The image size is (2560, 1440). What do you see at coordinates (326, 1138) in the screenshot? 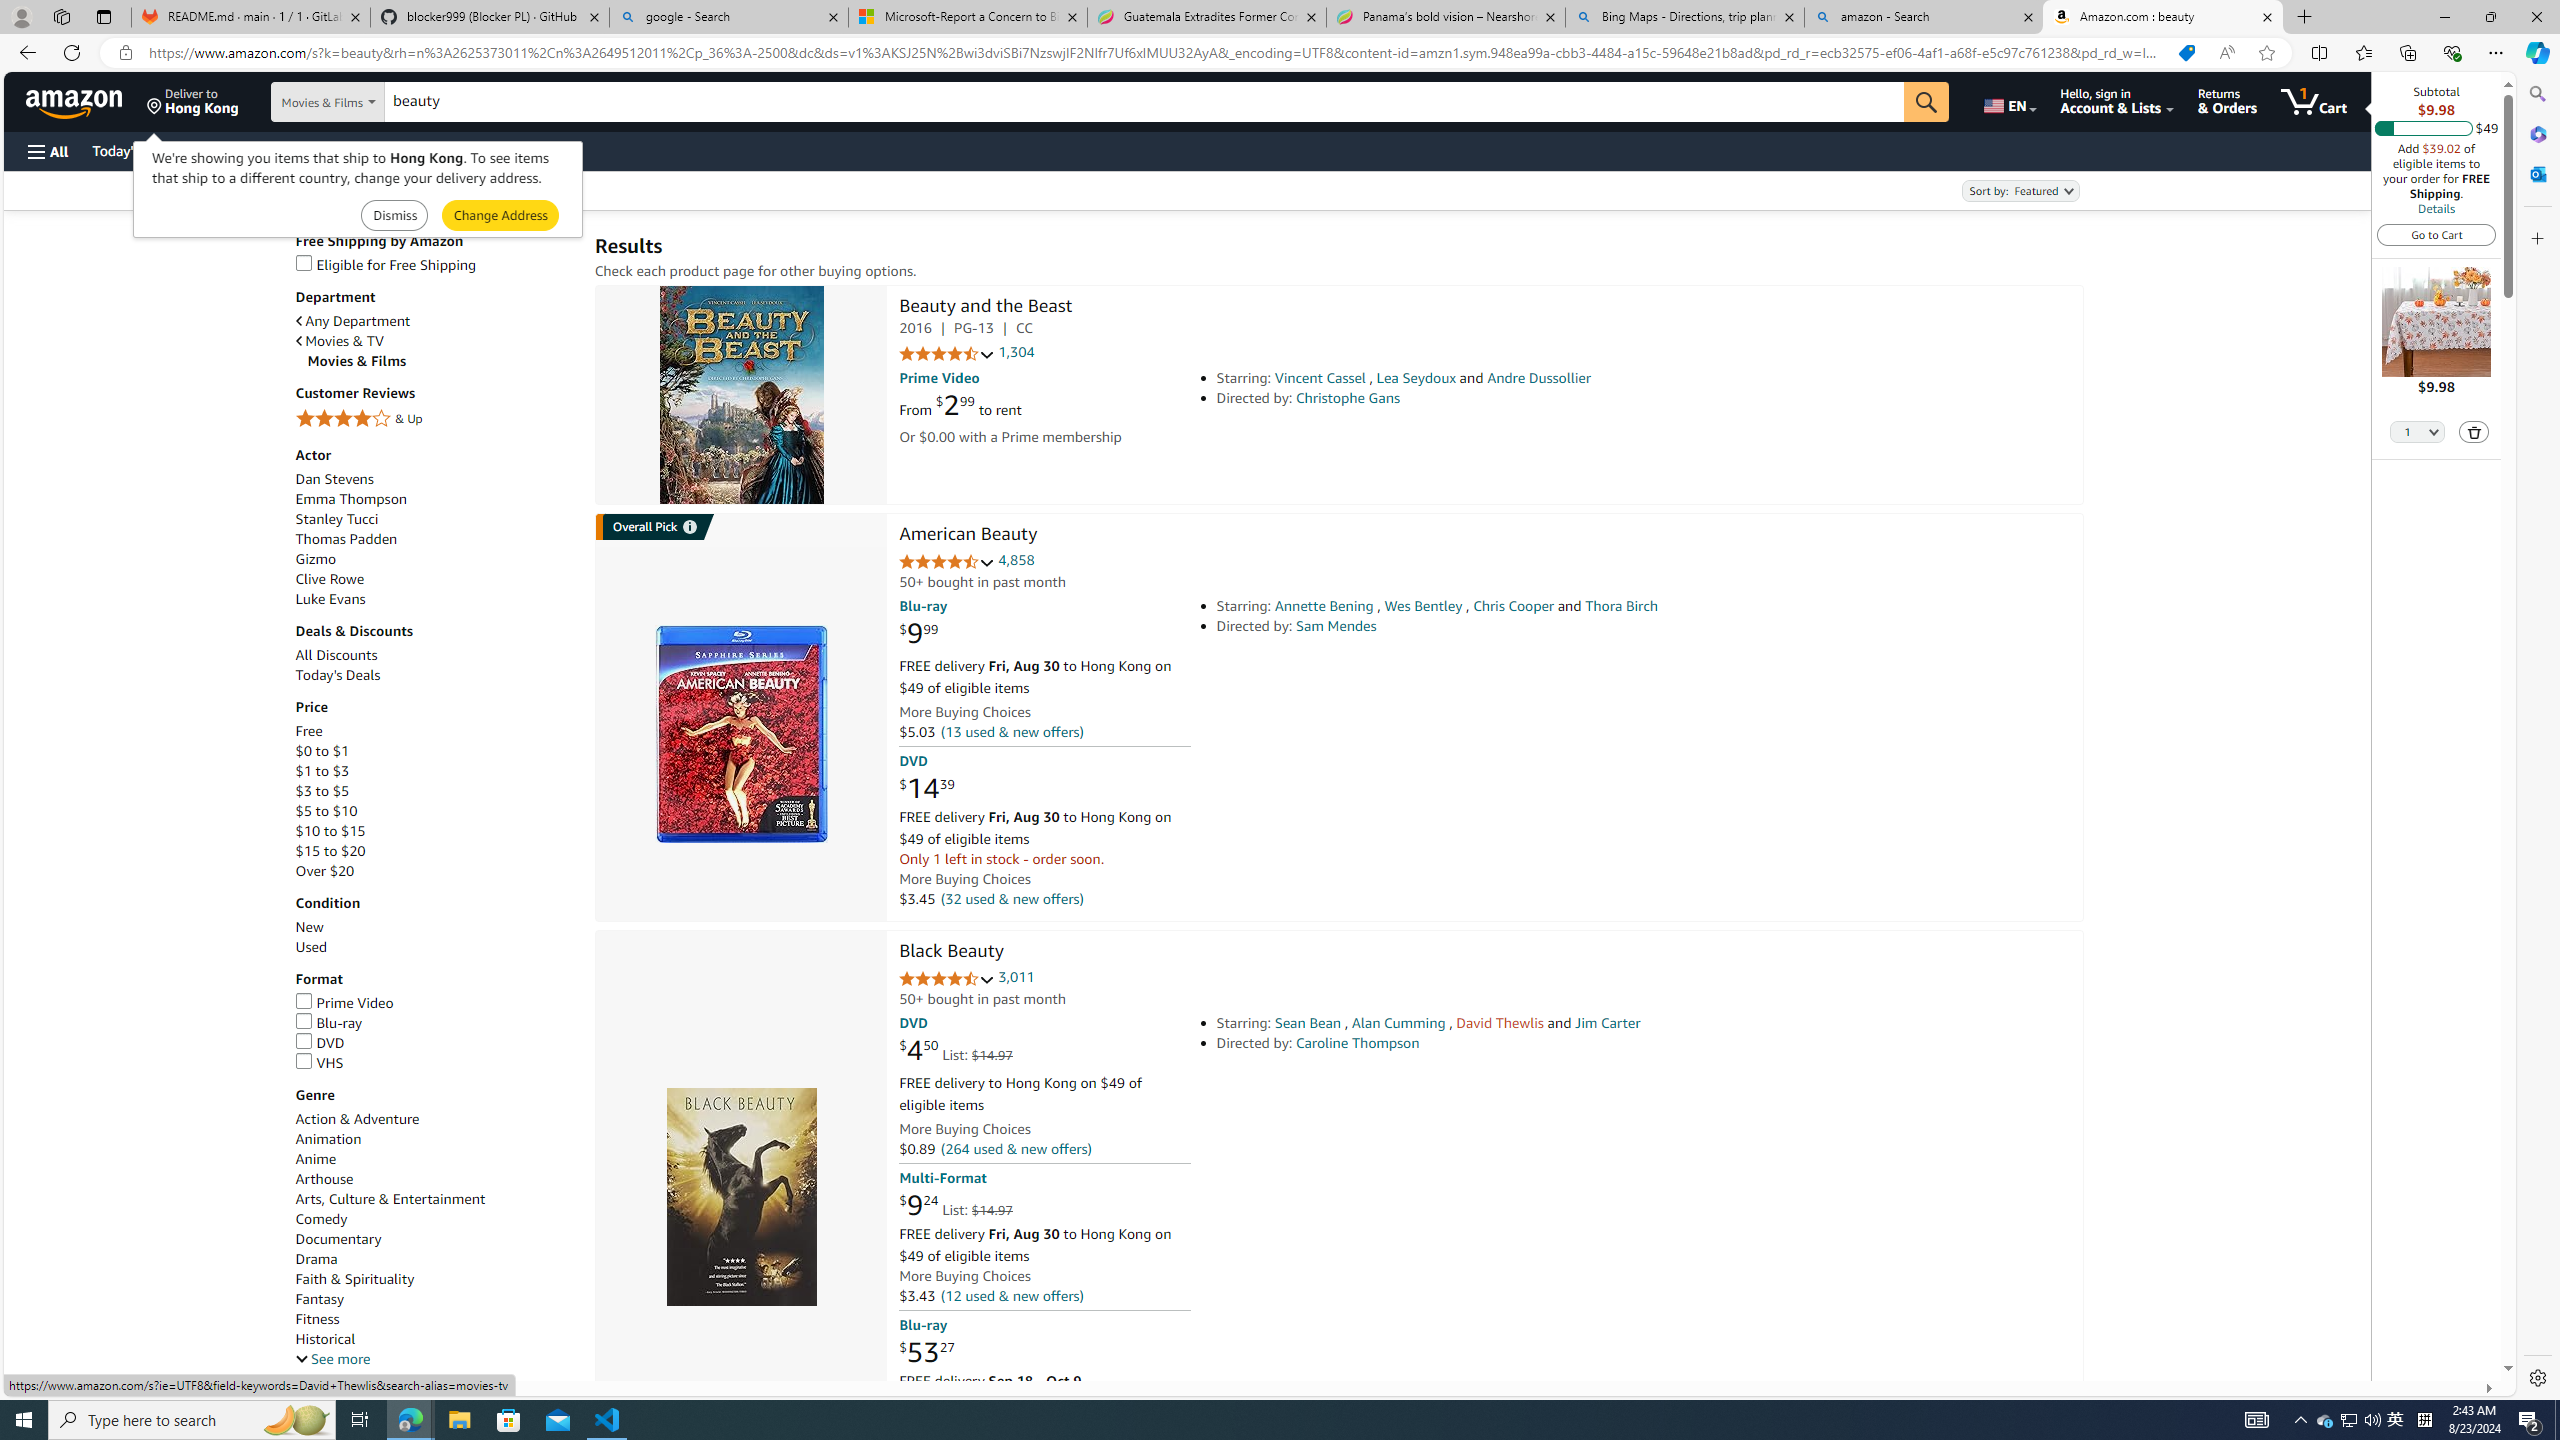
I see `'Animation'` at bounding box center [326, 1138].